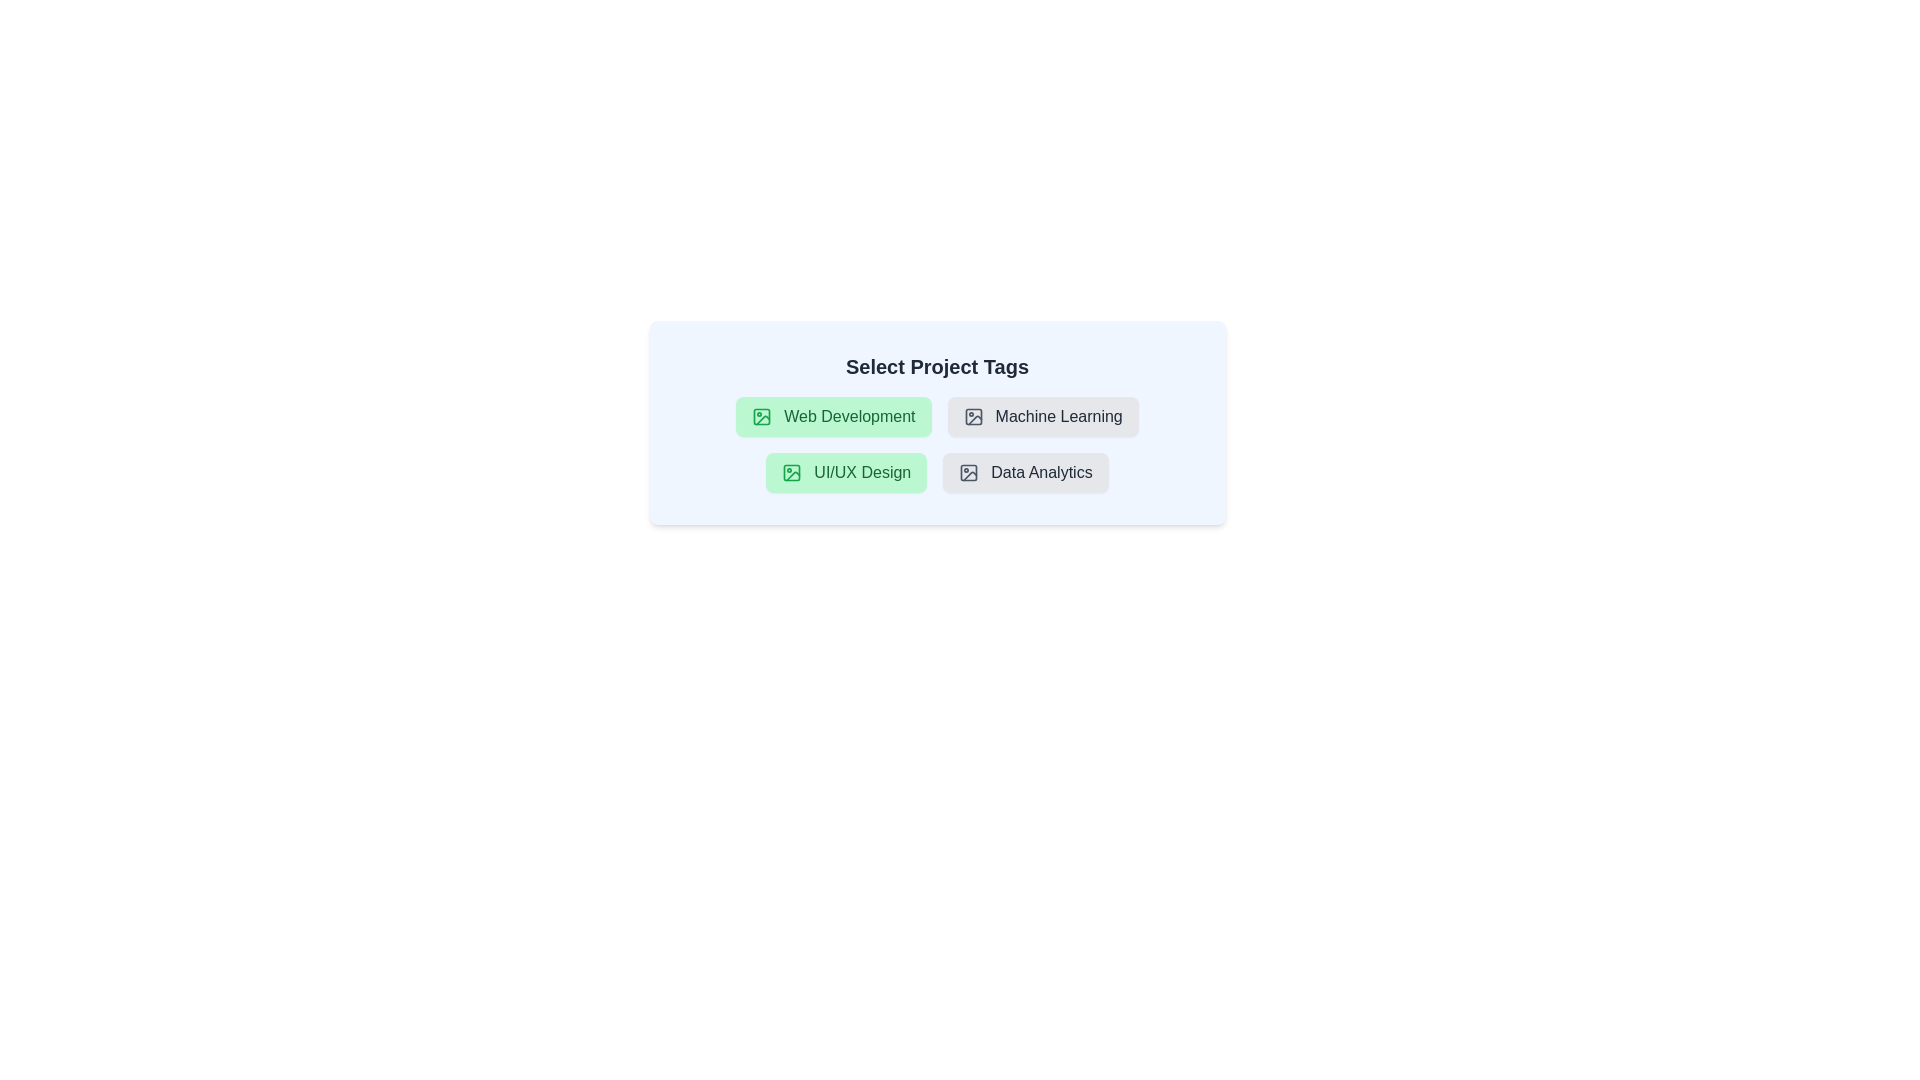 This screenshot has height=1080, width=1920. What do you see at coordinates (833, 415) in the screenshot?
I see `the tag labeled 'Web Development' by clicking on it` at bounding box center [833, 415].